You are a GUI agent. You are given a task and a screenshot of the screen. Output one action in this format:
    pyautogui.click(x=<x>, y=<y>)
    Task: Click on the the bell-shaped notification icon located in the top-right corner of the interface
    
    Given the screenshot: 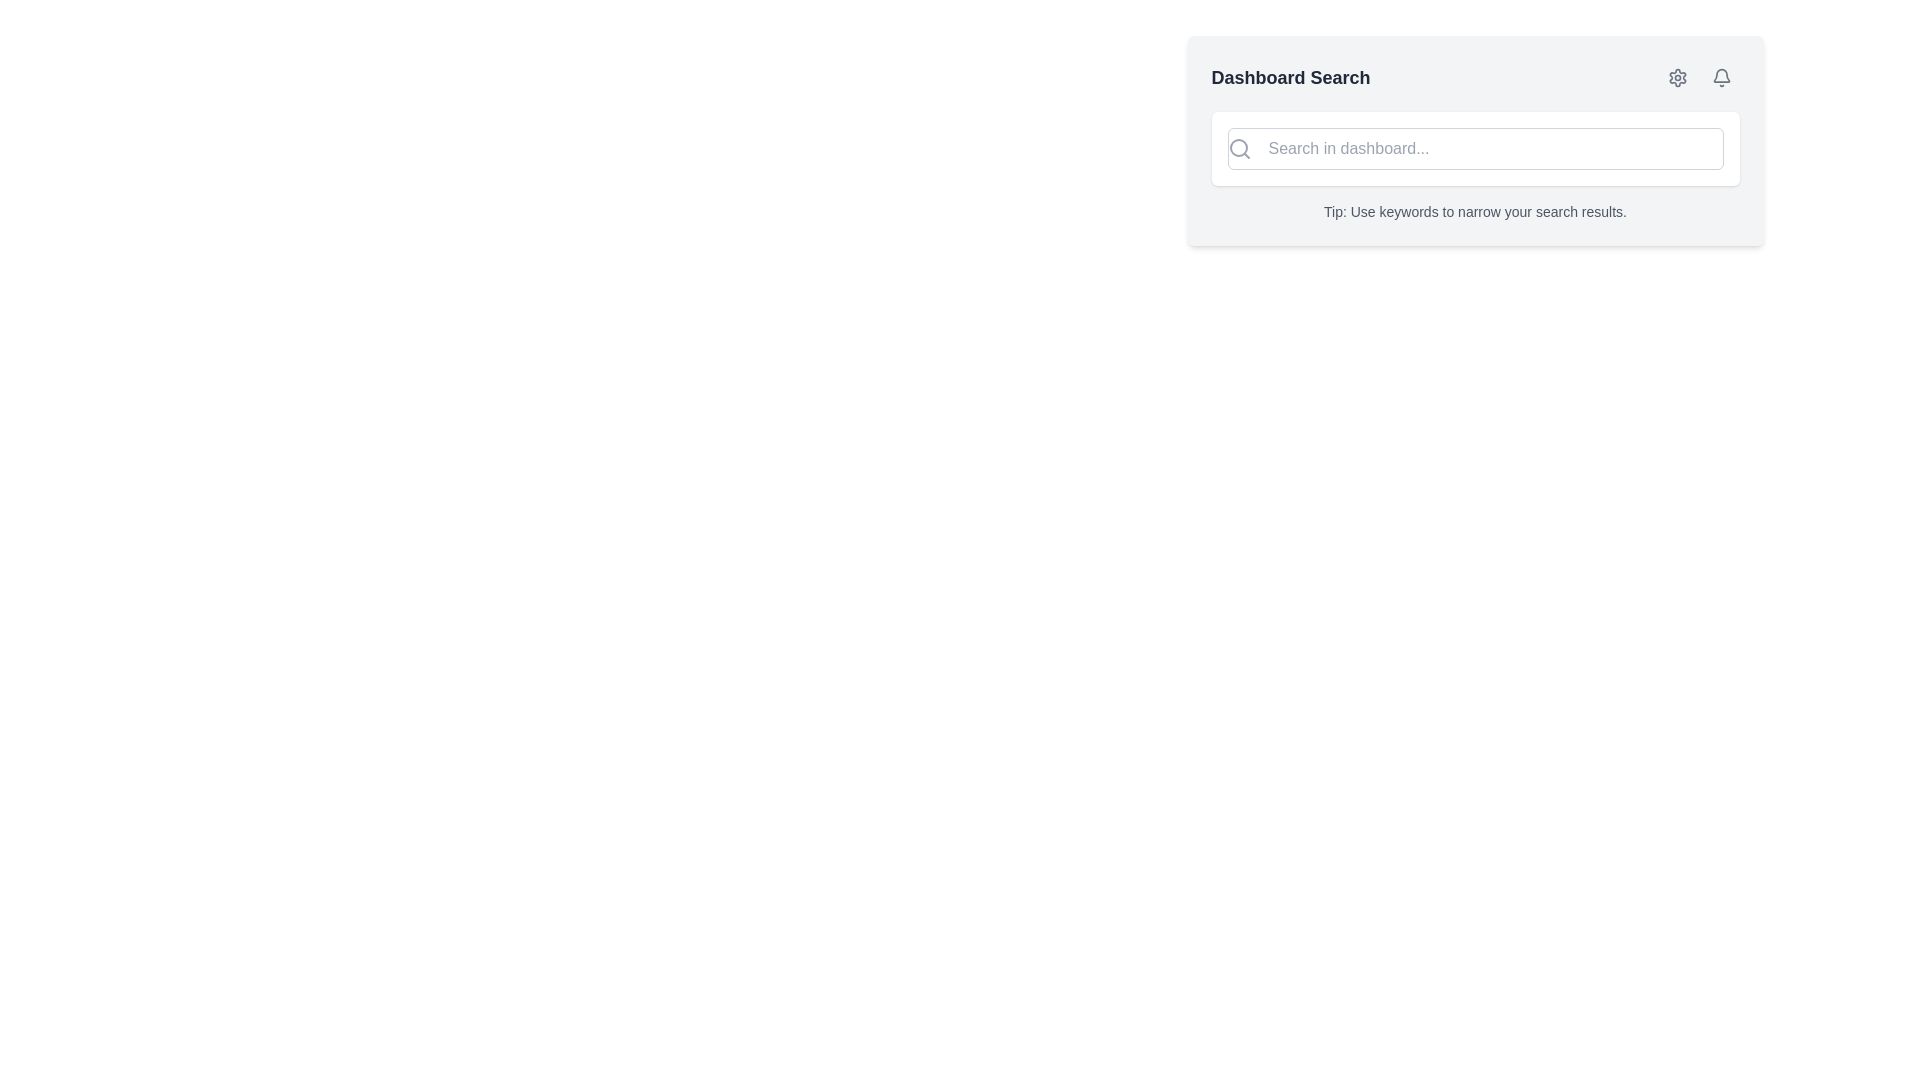 What is the action you would take?
    pyautogui.click(x=1720, y=76)
    